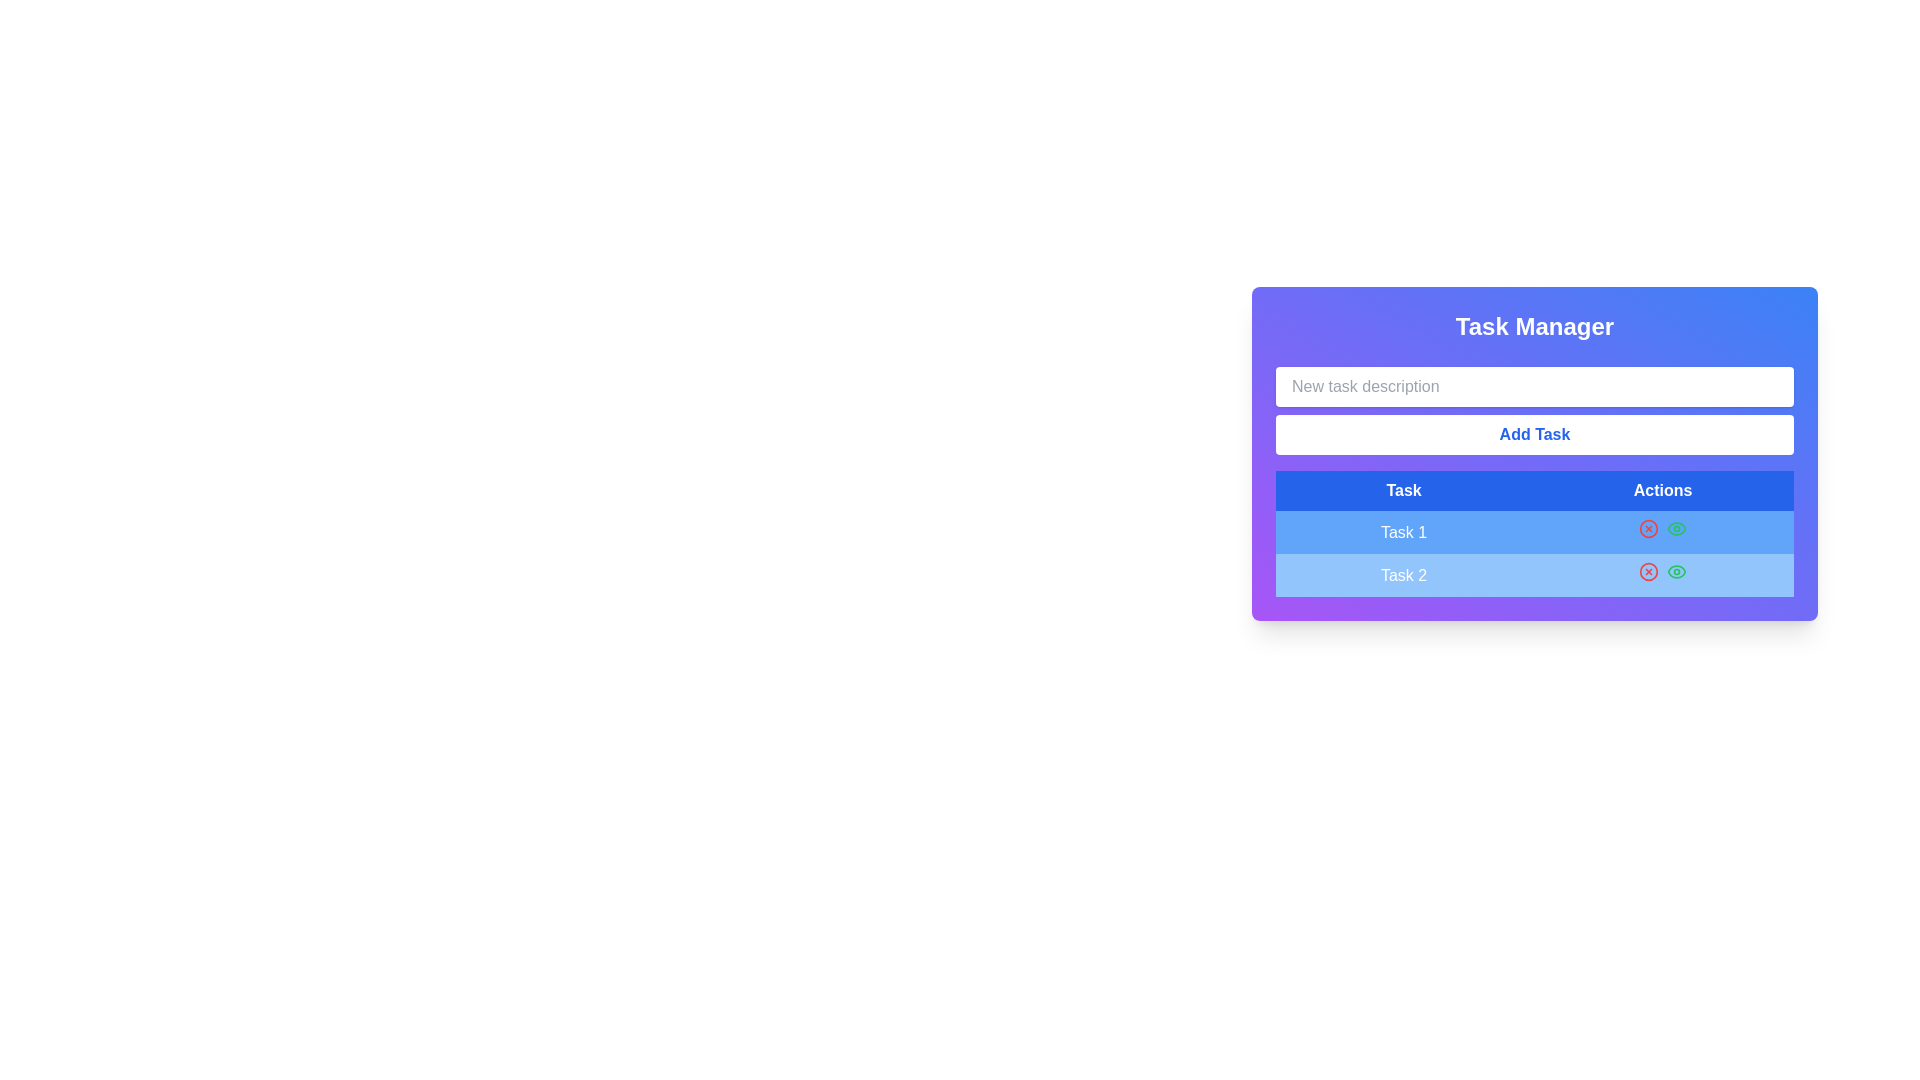 The width and height of the screenshot is (1920, 1080). What do you see at coordinates (1534, 554) in the screenshot?
I see `the task labels 'Task 1' and 'Task 2' in the interactive list/table of tasks` at bounding box center [1534, 554].